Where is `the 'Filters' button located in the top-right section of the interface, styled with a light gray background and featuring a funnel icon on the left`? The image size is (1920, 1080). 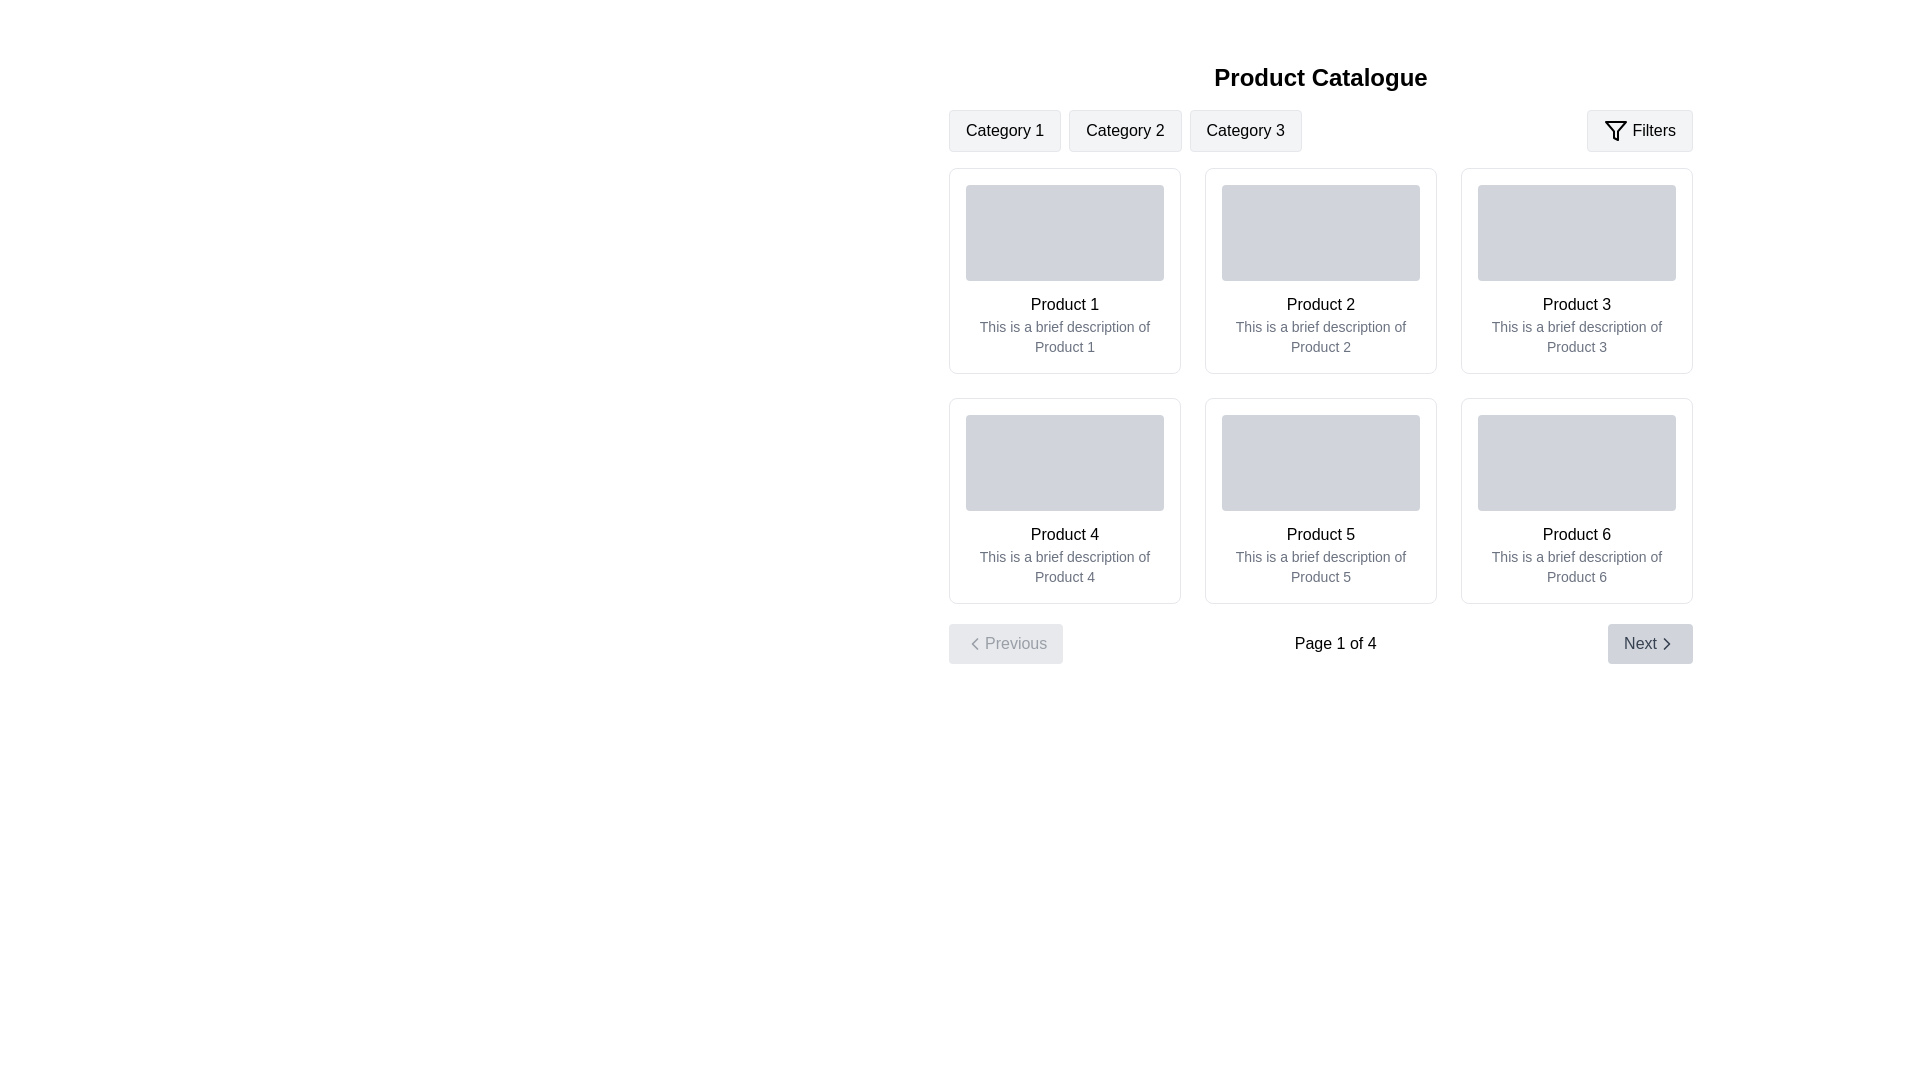
the 'Filters' button located in the top-right section of the interface, styled with a light gray background and featuring a funnel icon on the left is located at coordinates (1640, 131).